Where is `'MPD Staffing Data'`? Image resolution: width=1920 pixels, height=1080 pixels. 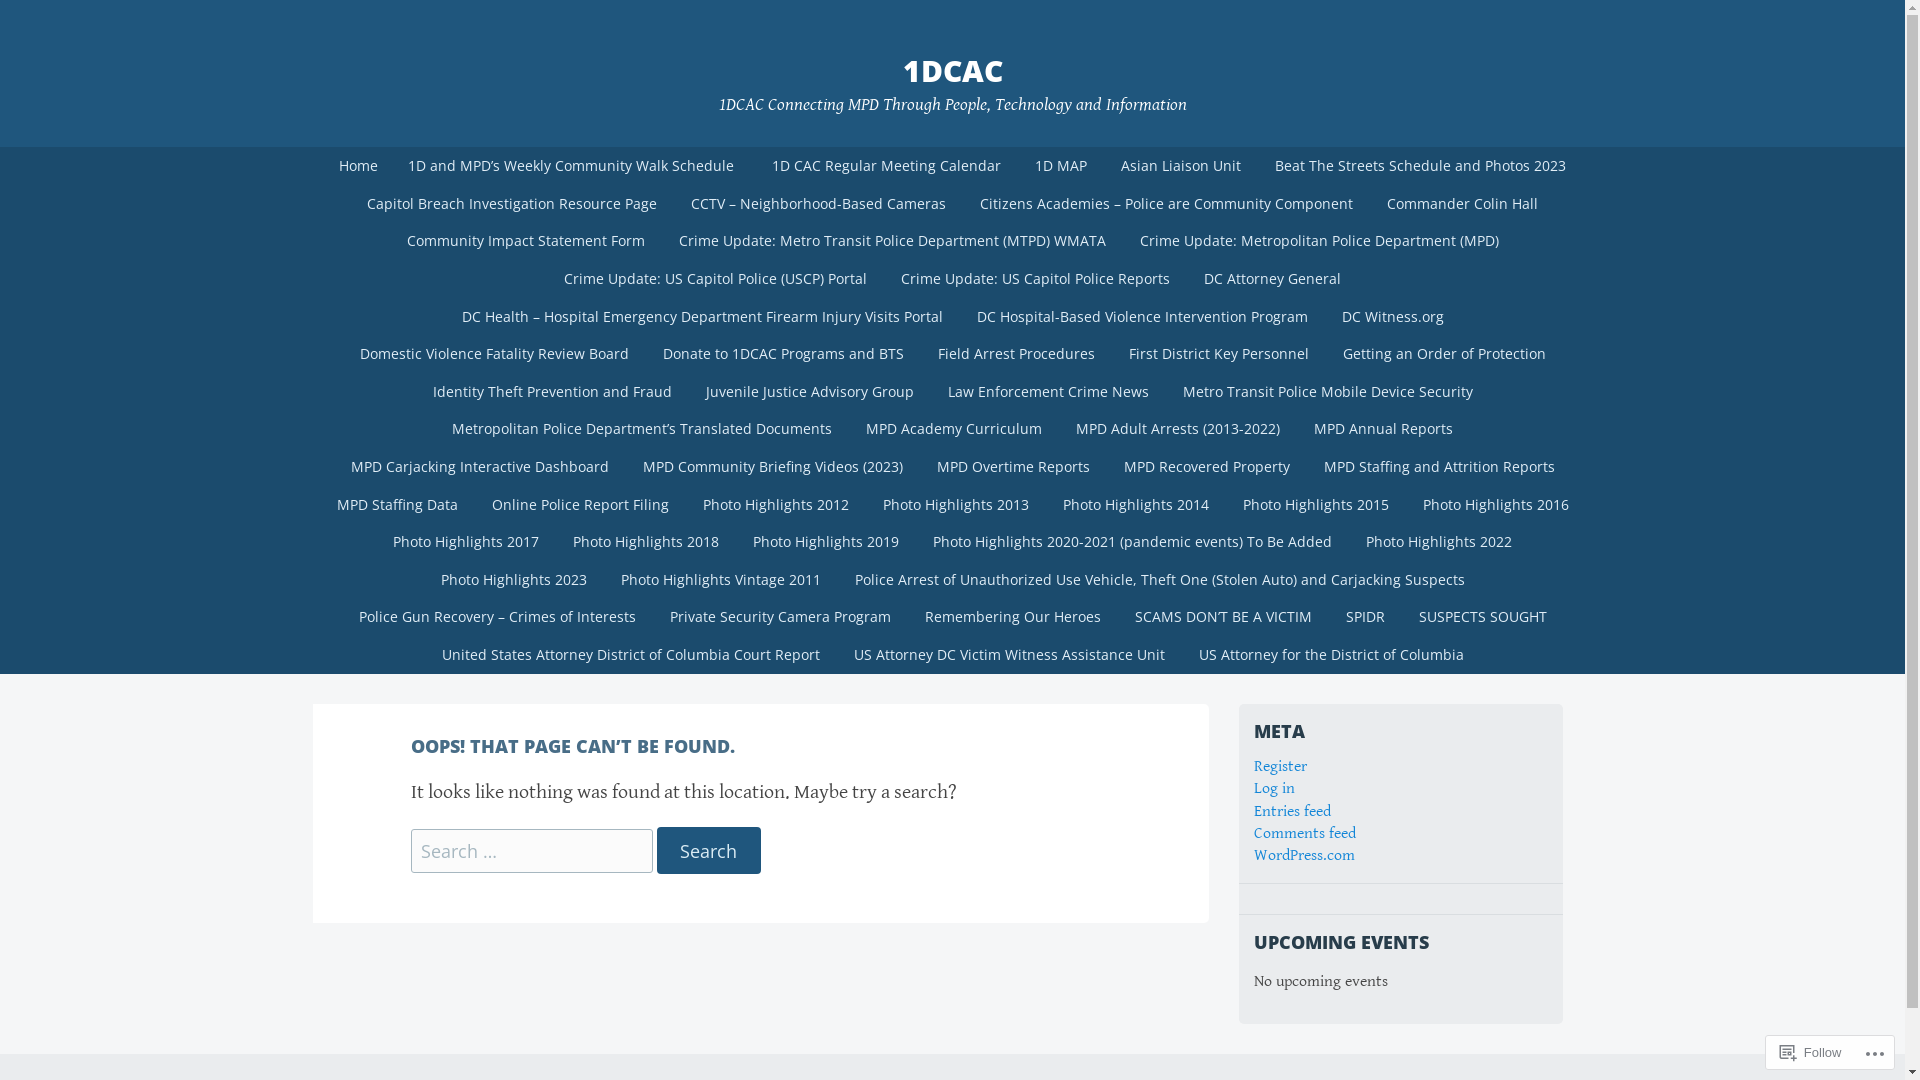
'MPD Staffing Data' is located at coordinates (397, 504).